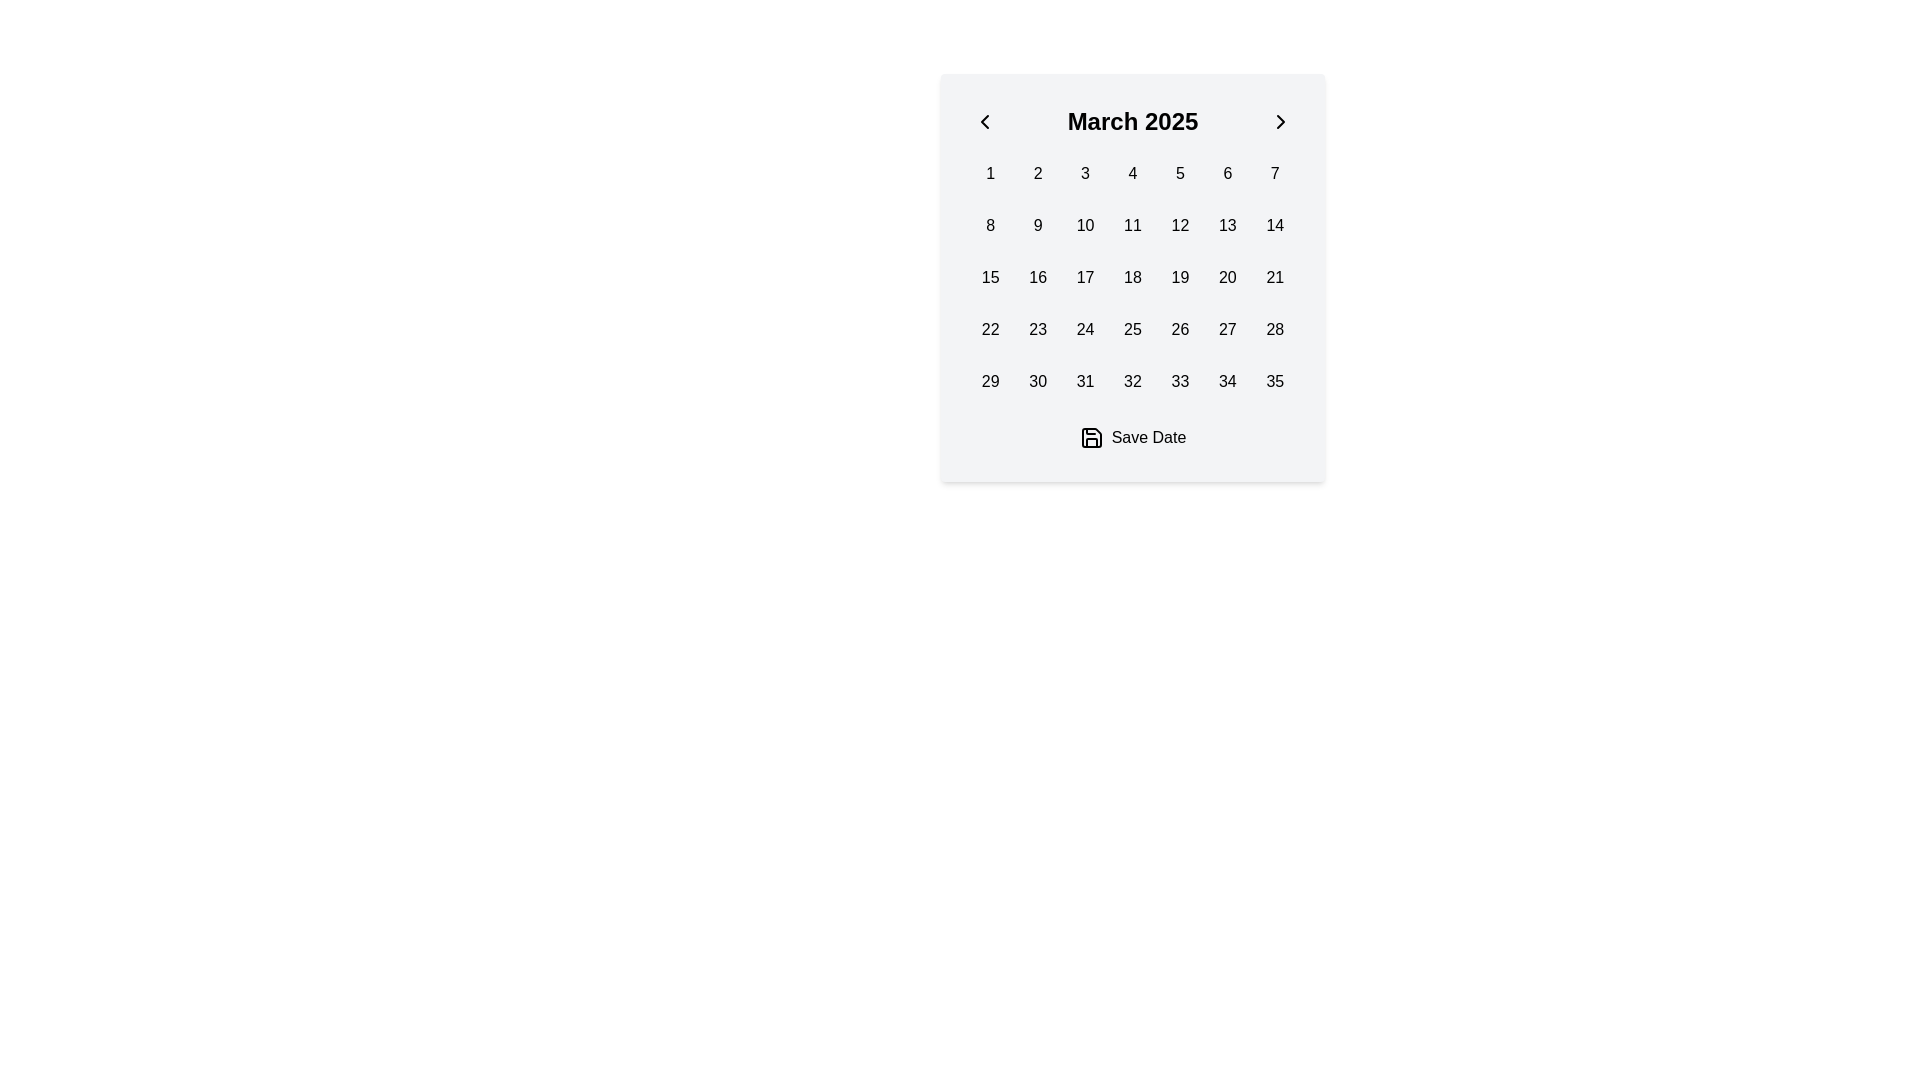 The image size is (1920, 1080). I want to click on the confirm button located at the bottom of the calendar interface, so click(1132, 437).